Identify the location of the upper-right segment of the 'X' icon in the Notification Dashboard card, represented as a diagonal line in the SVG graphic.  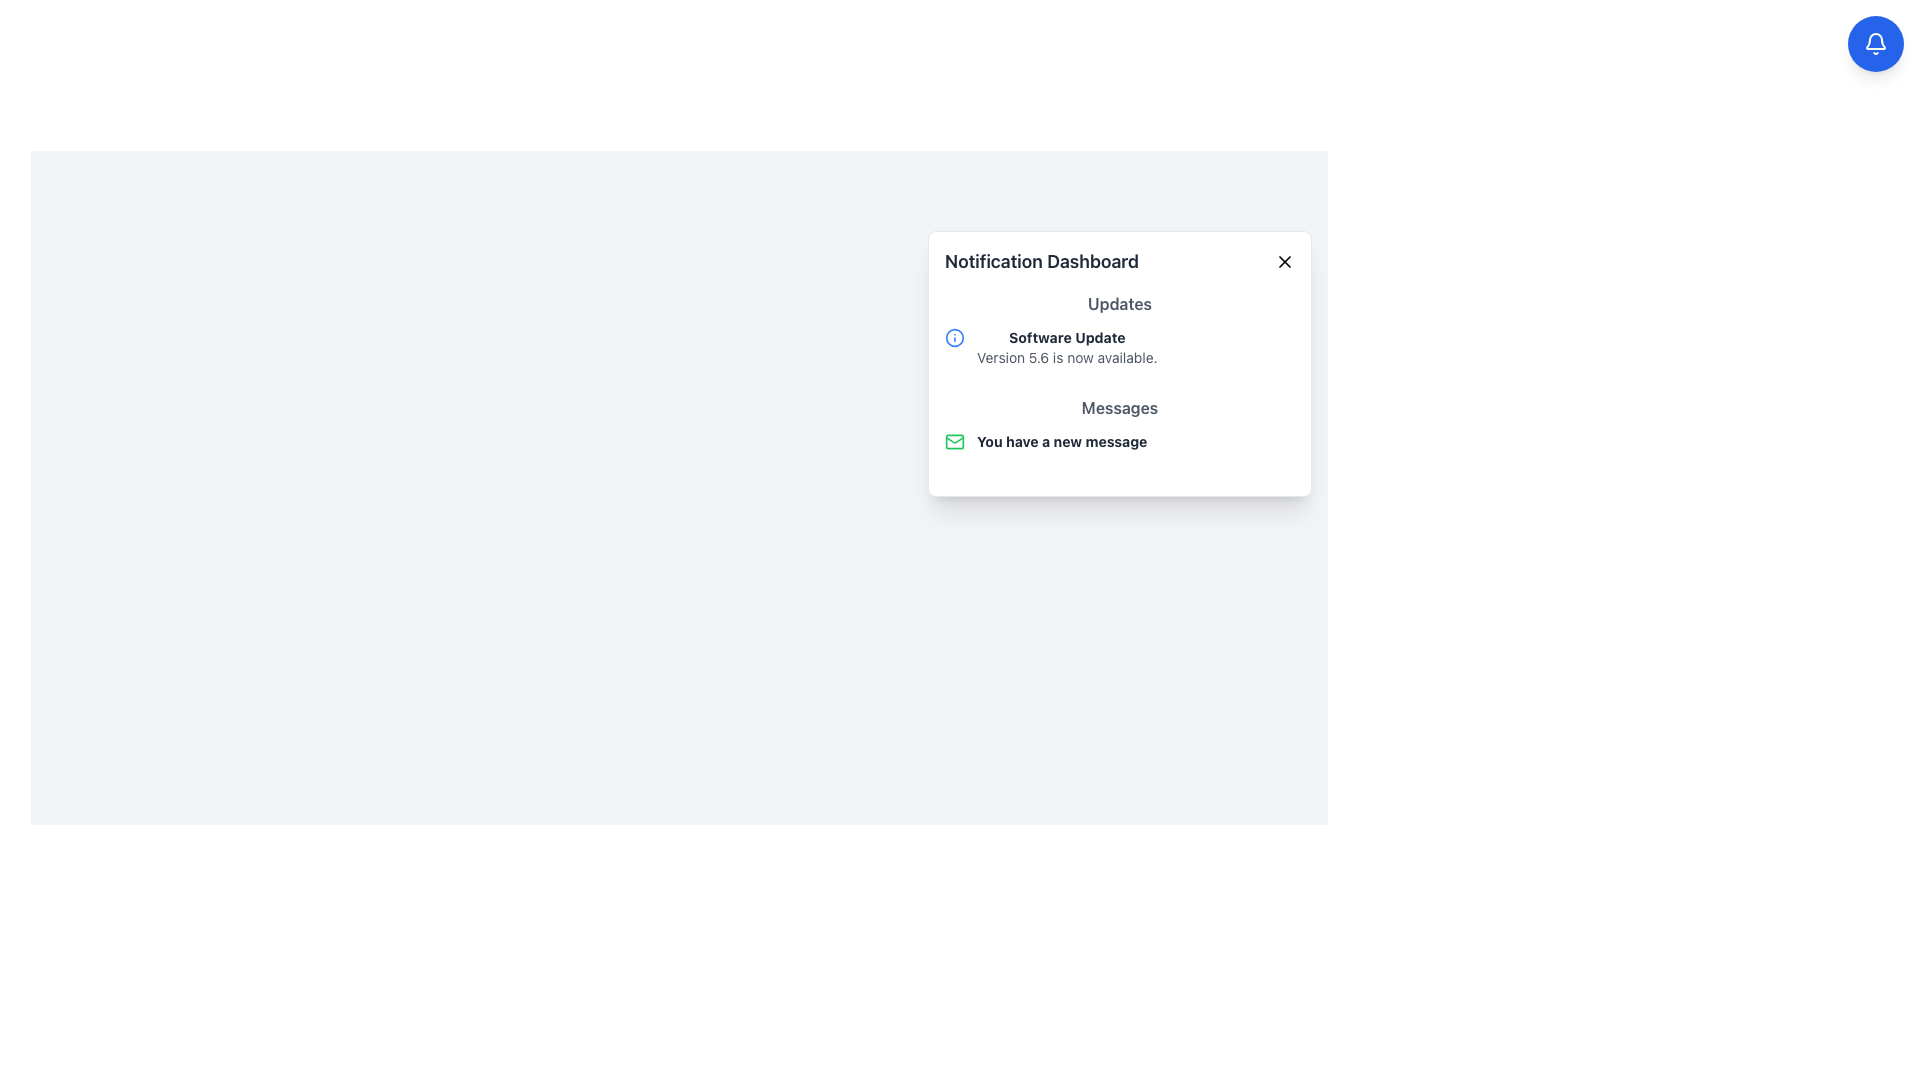
(1285, 261).